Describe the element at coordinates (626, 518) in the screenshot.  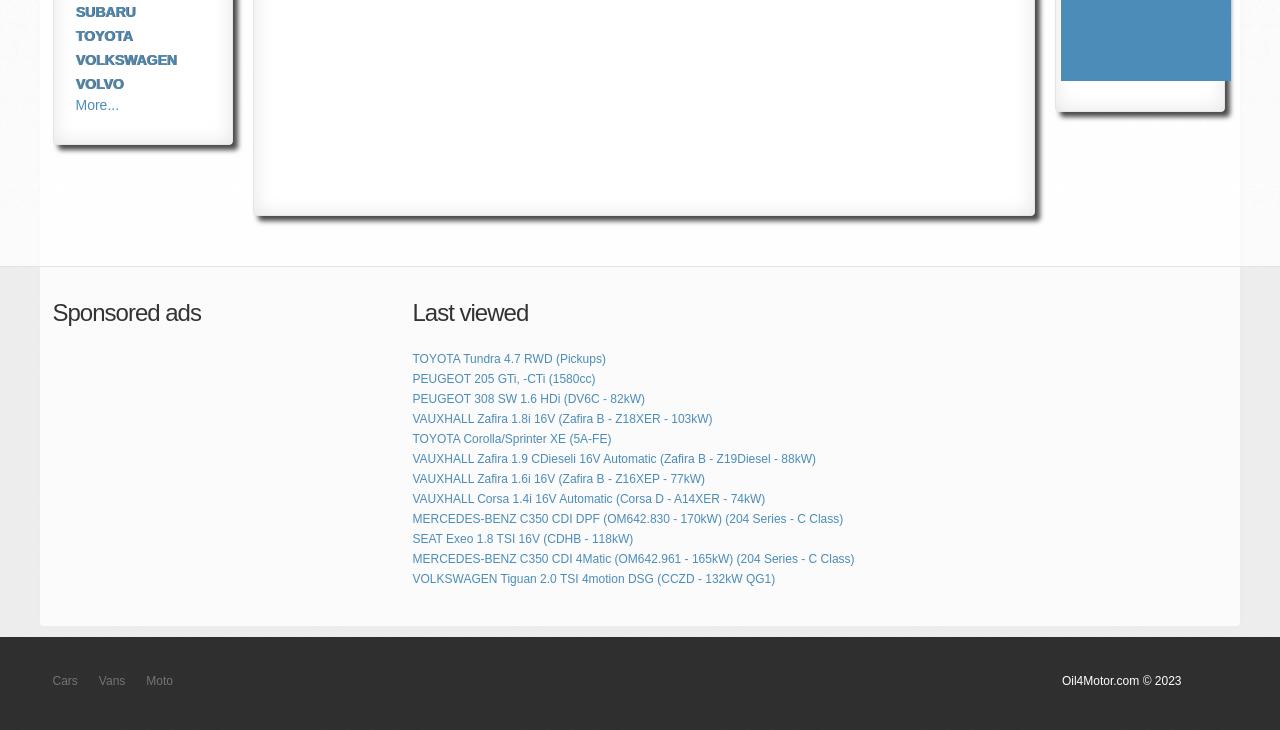
I see `'MERCEDES-BENZ C350 CDI DPF (OM642.830 - 170kW) (204 Series - C Class)'` at that location.